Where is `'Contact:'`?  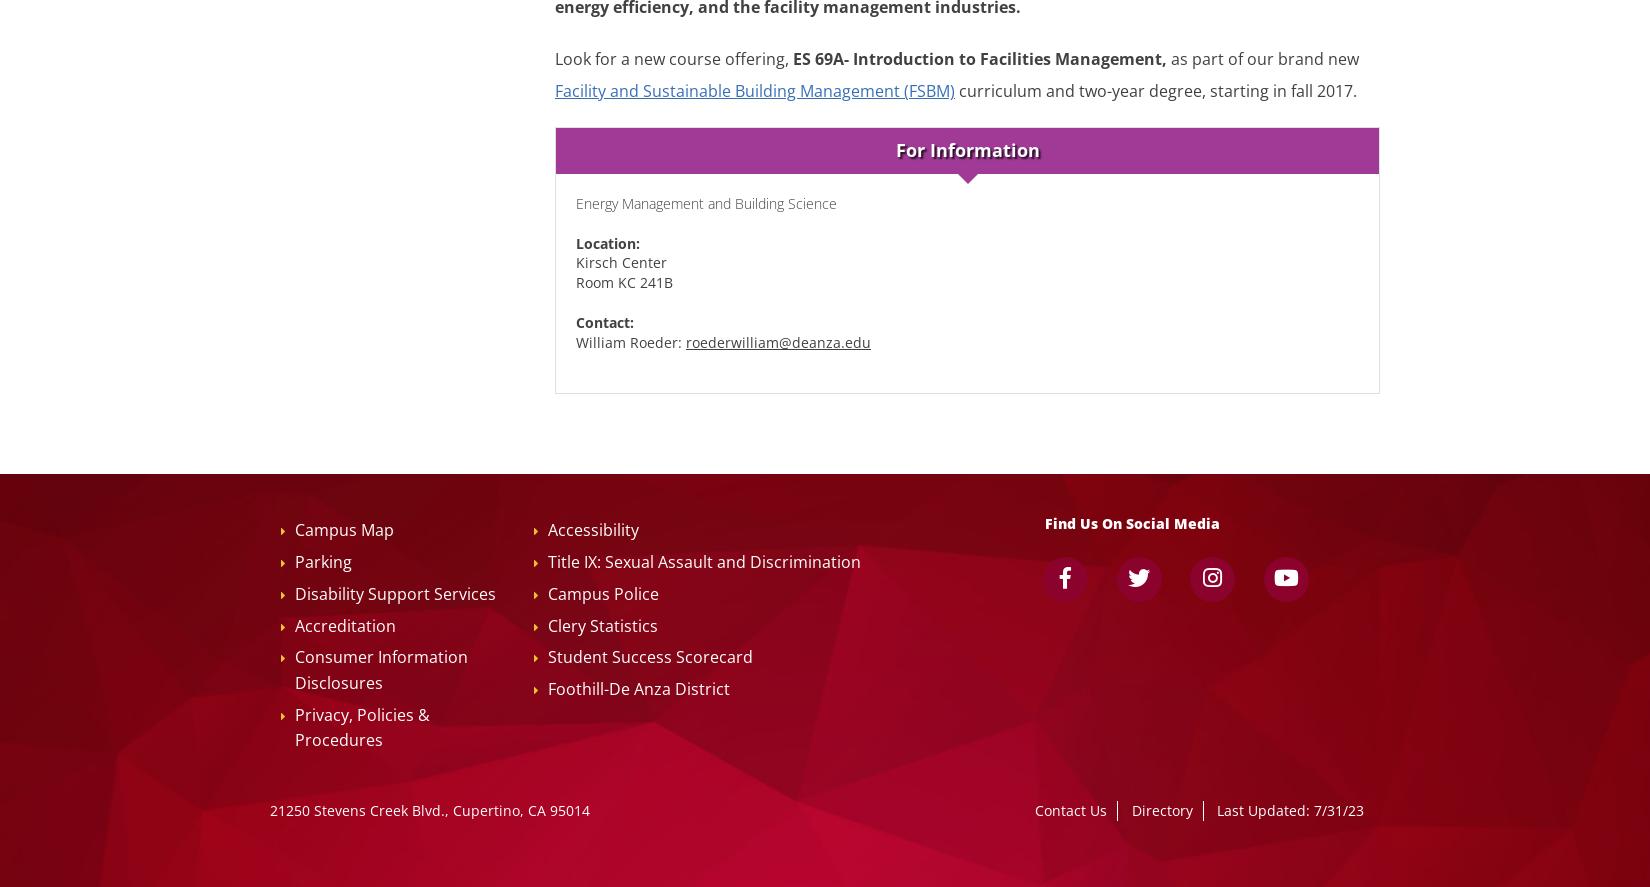 'Contact:' is located at coordinates (604, 322).